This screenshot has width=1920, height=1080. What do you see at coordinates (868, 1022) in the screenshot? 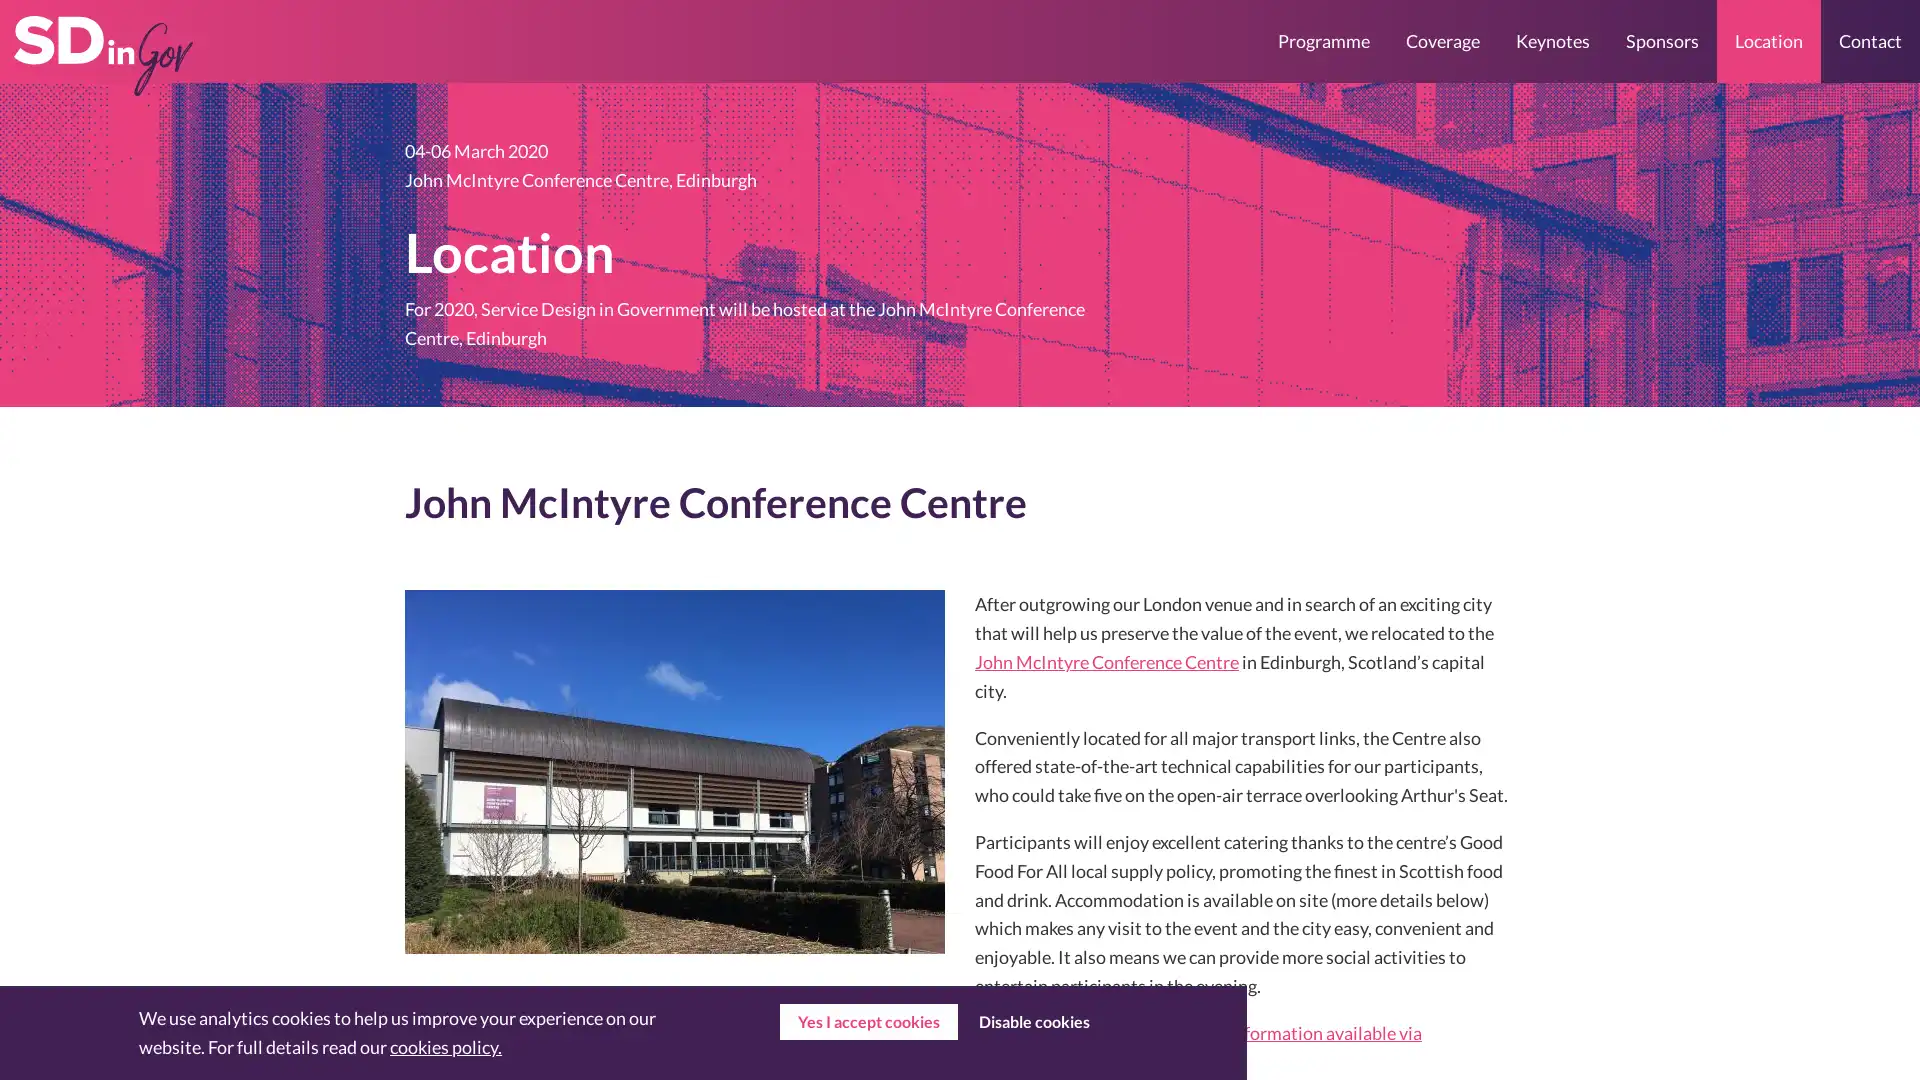
I see `Yes I accept cookies` at bounding box center [868, 1022].